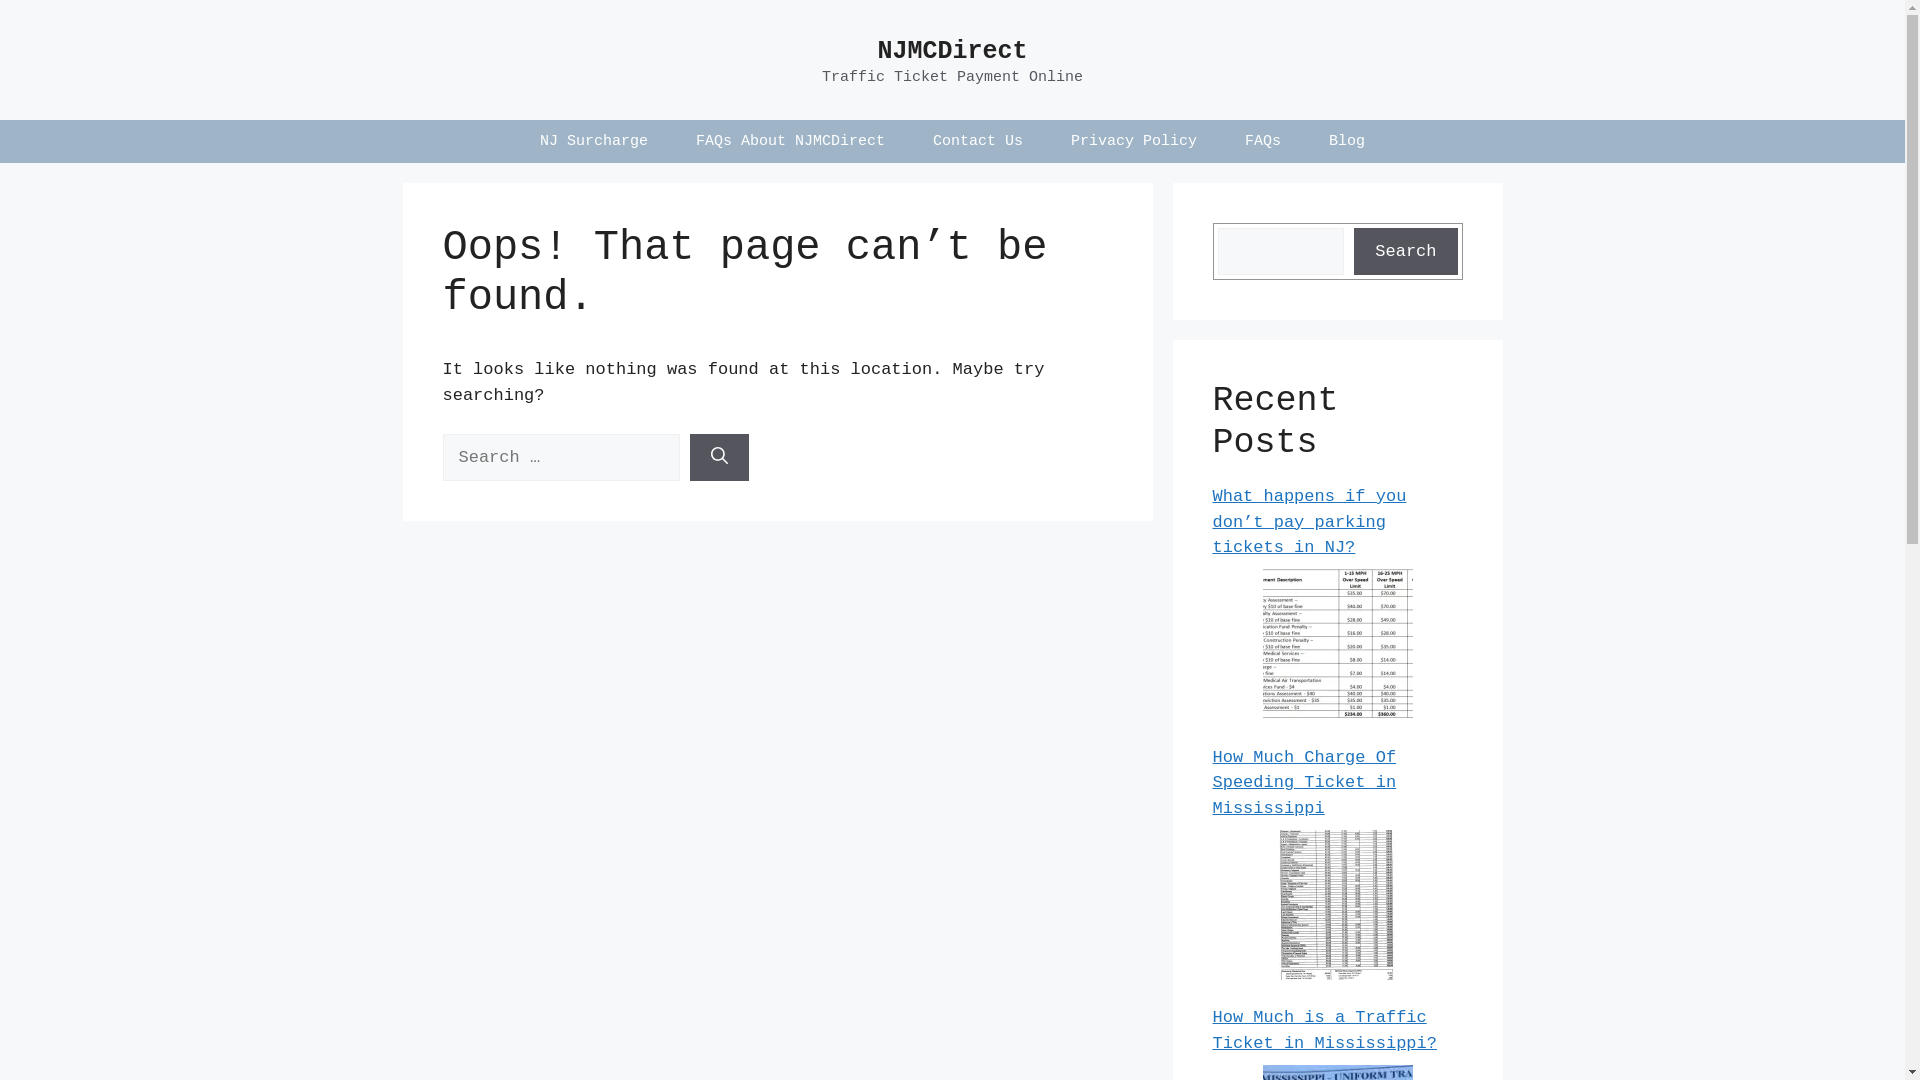 This screenshot has width=1920, height=1080. I want to click on 'How Much is a Traffic Ticket in Mississippi?', so click(1324, 1030).